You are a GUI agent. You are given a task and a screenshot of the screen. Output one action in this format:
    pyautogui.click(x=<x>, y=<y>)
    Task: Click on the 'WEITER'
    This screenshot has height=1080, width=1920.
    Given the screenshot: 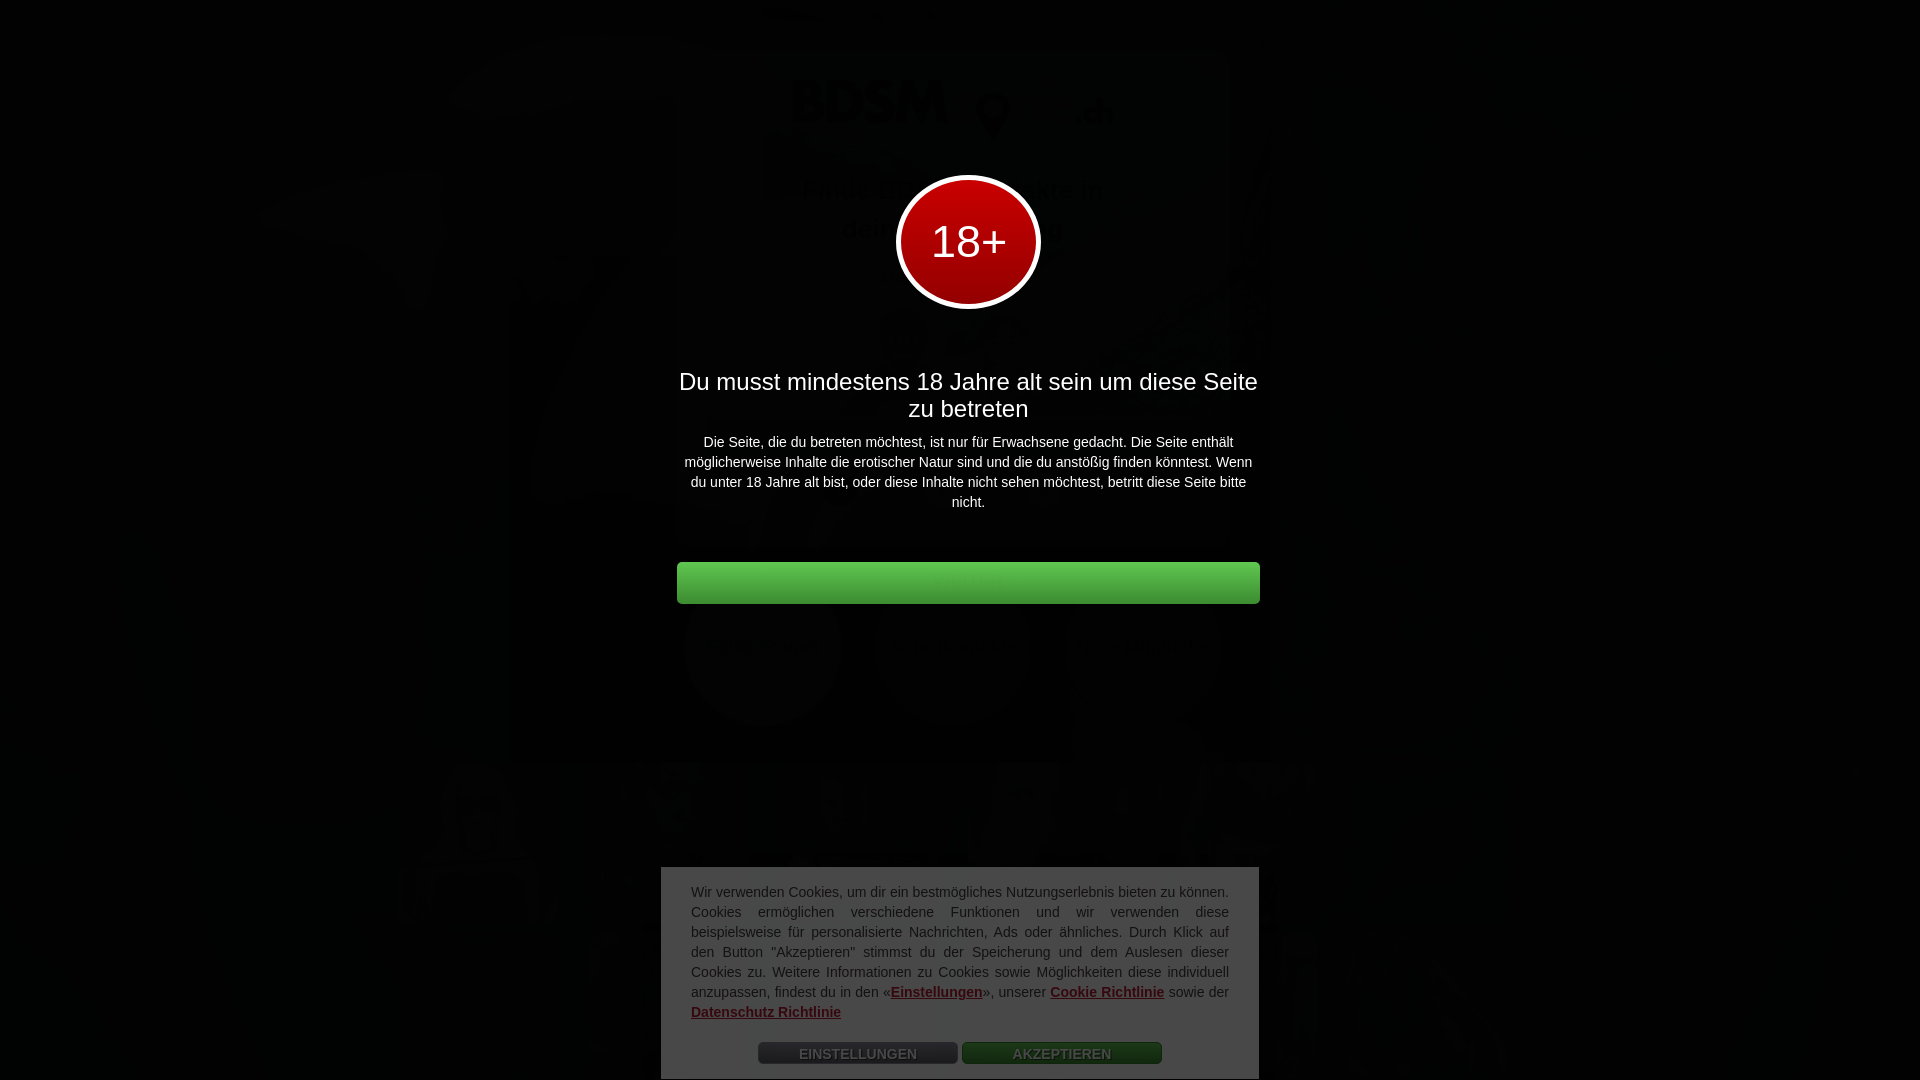 What is the action you would take?
    pyautogui.click(x=968, y=582)
    